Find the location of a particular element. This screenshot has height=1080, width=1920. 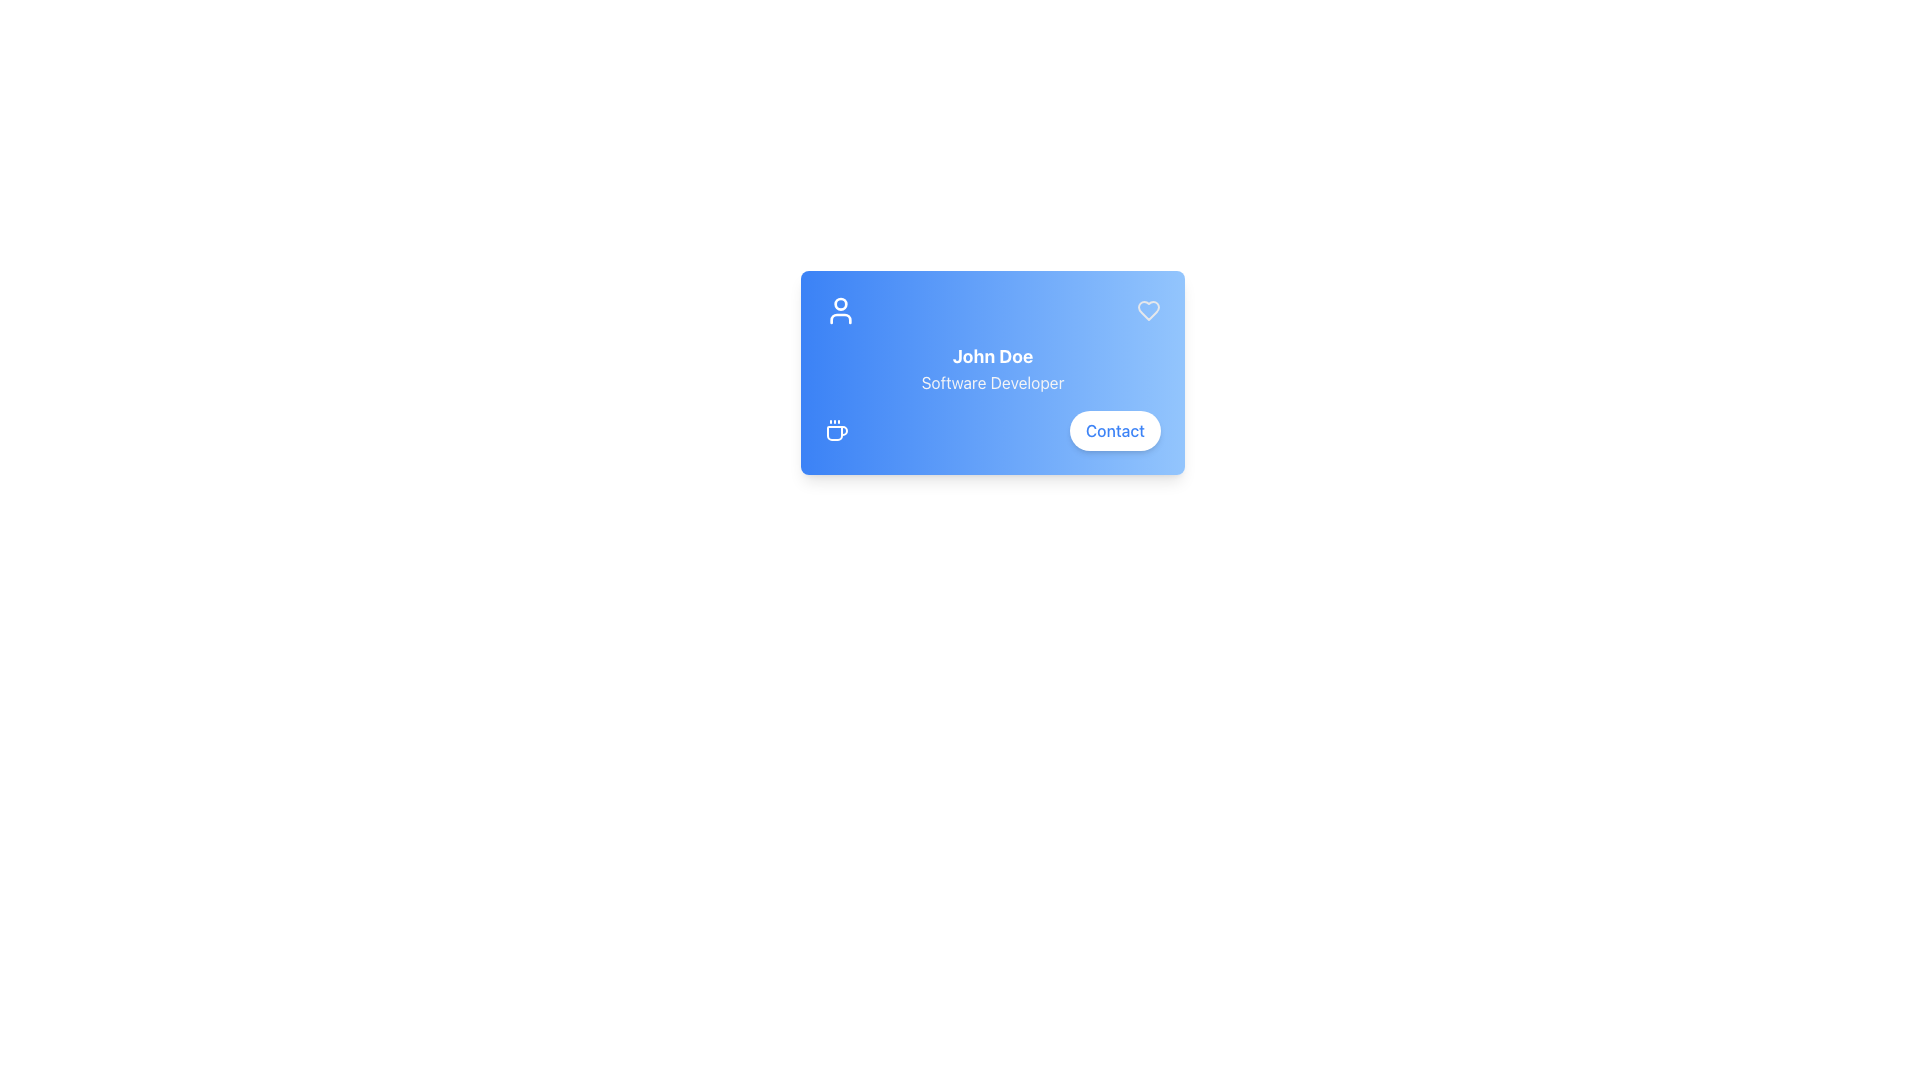

the icon located within the blue panel on the left side of the card, positioned below the user icon, which represents additional features related to coffee breaks or user preferences is located at coordinates (836, 430).